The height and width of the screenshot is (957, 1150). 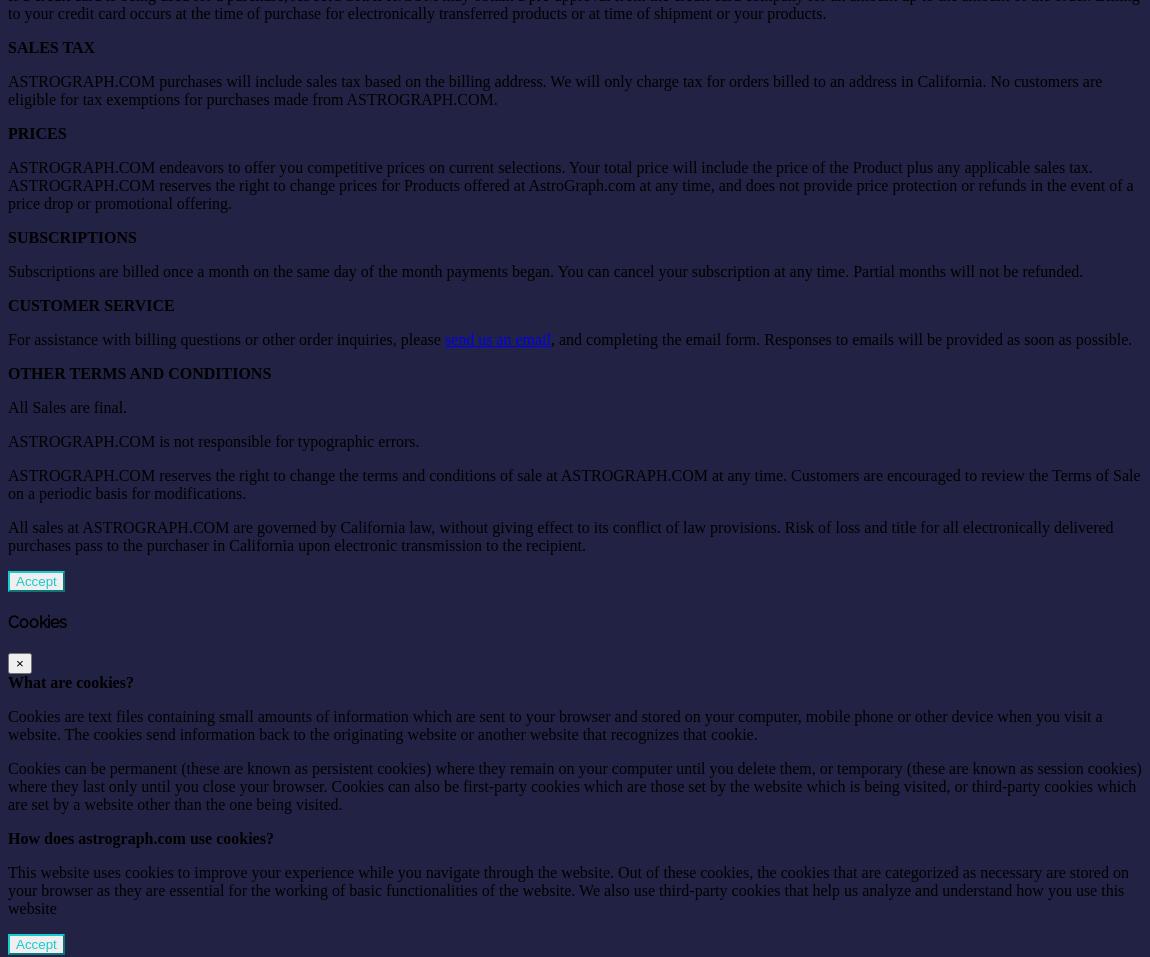 What do you see at coordinates (7, 45) in the screenshot?
I see `'SALES TAX'` at bounding box center [7, 45].